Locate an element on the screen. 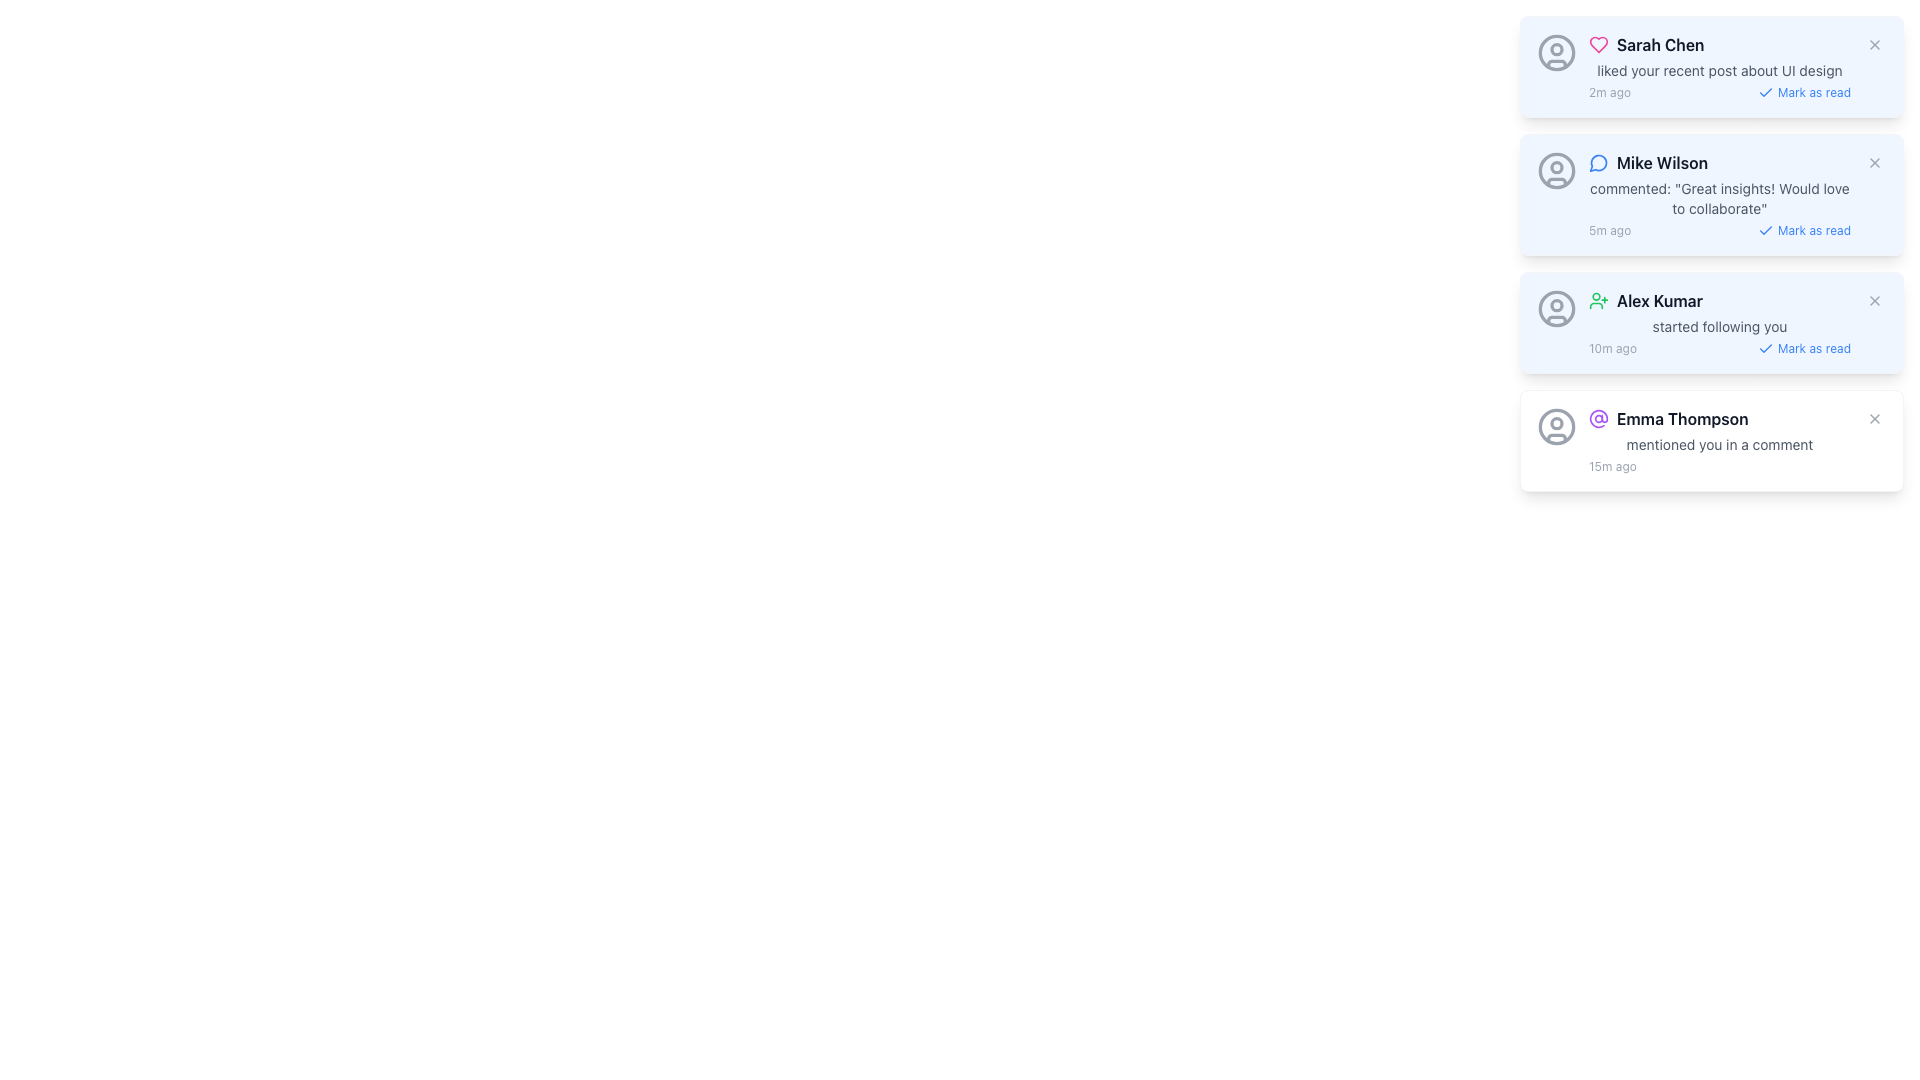 The image size is (1920, 1080). the text block displaying the comment made by 'Mike Wilson' in the notification card, located under their name and above the timestamp is located at coordinates (1718, 199).